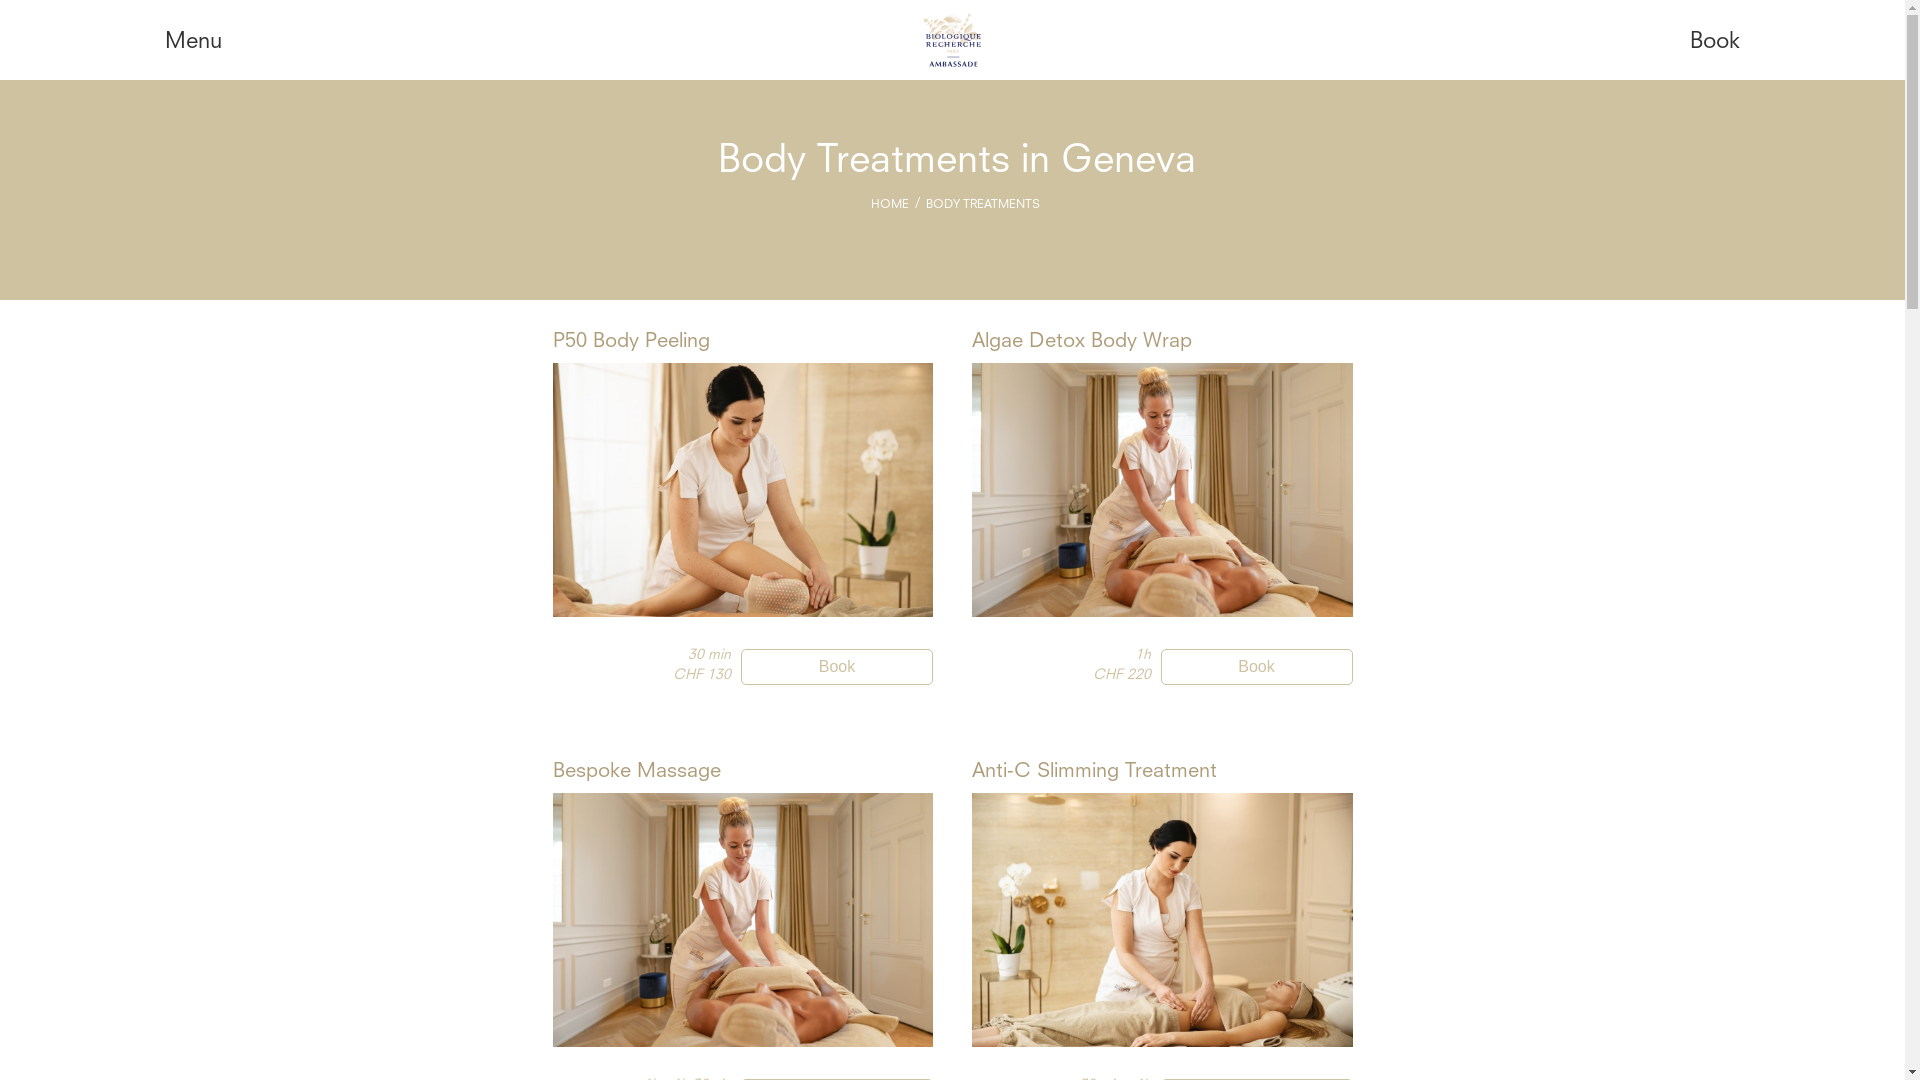 The width and height of the screenshot is (1920, 1080). Describe the element at coordinates (634, 770) in the screenshot. I see `'Bespoke Massage'` at that location.